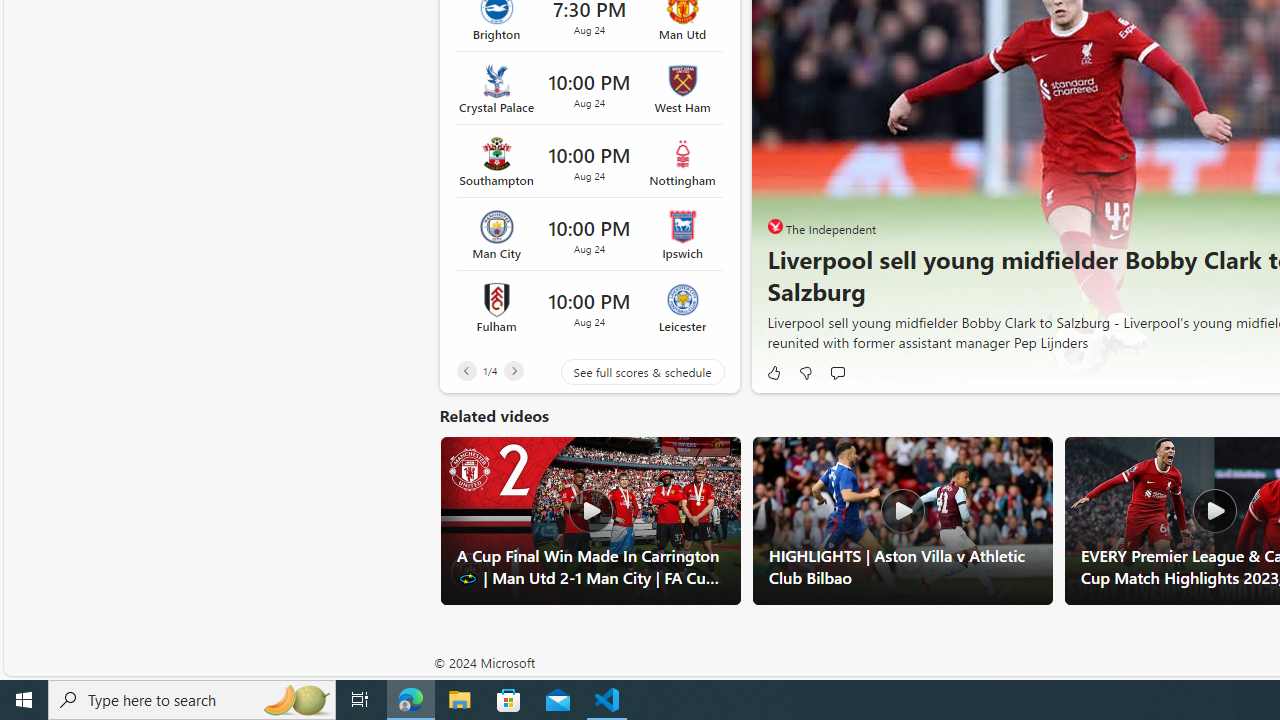 Image resolution: width=1280 pixels, height=720 pixels. I want to click on 'Previous', so click(465, 370).